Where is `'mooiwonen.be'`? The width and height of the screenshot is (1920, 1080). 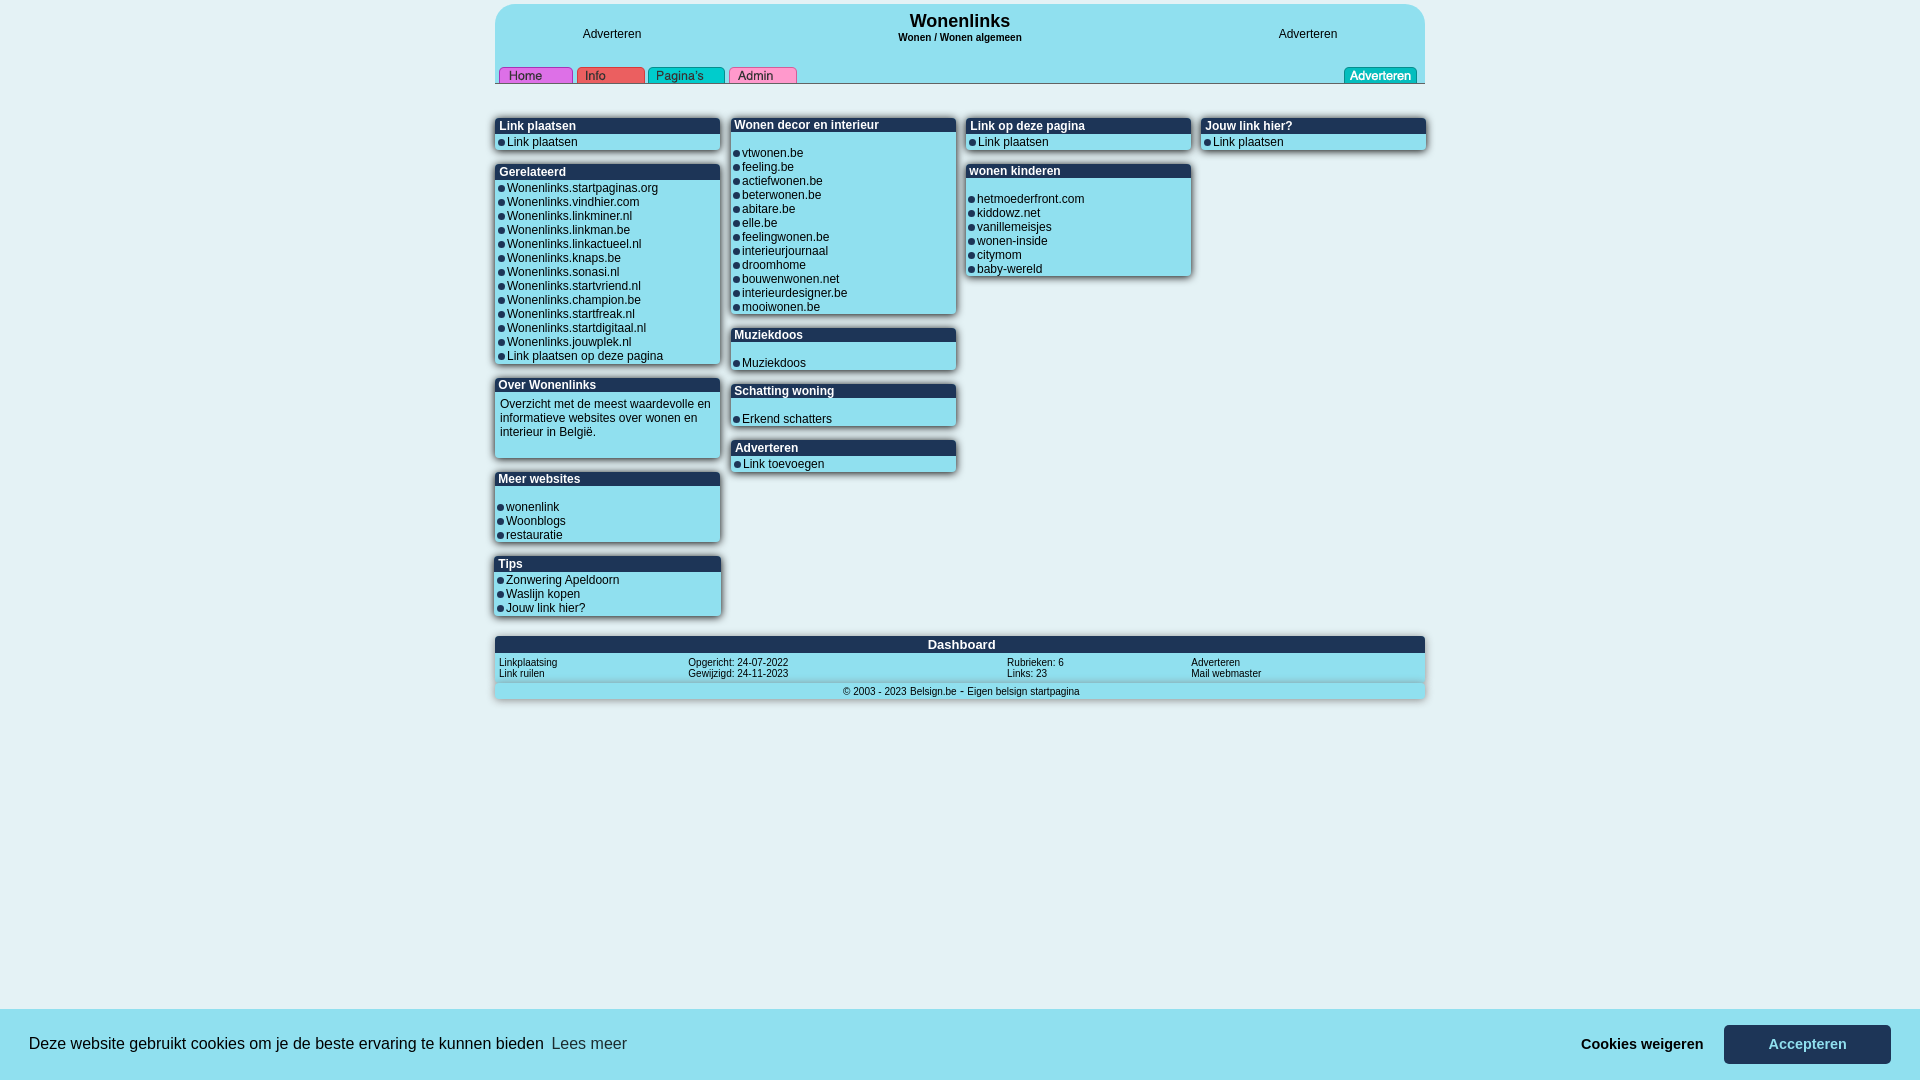
'mooiwonen.be' is located at coordinates (780, 307).